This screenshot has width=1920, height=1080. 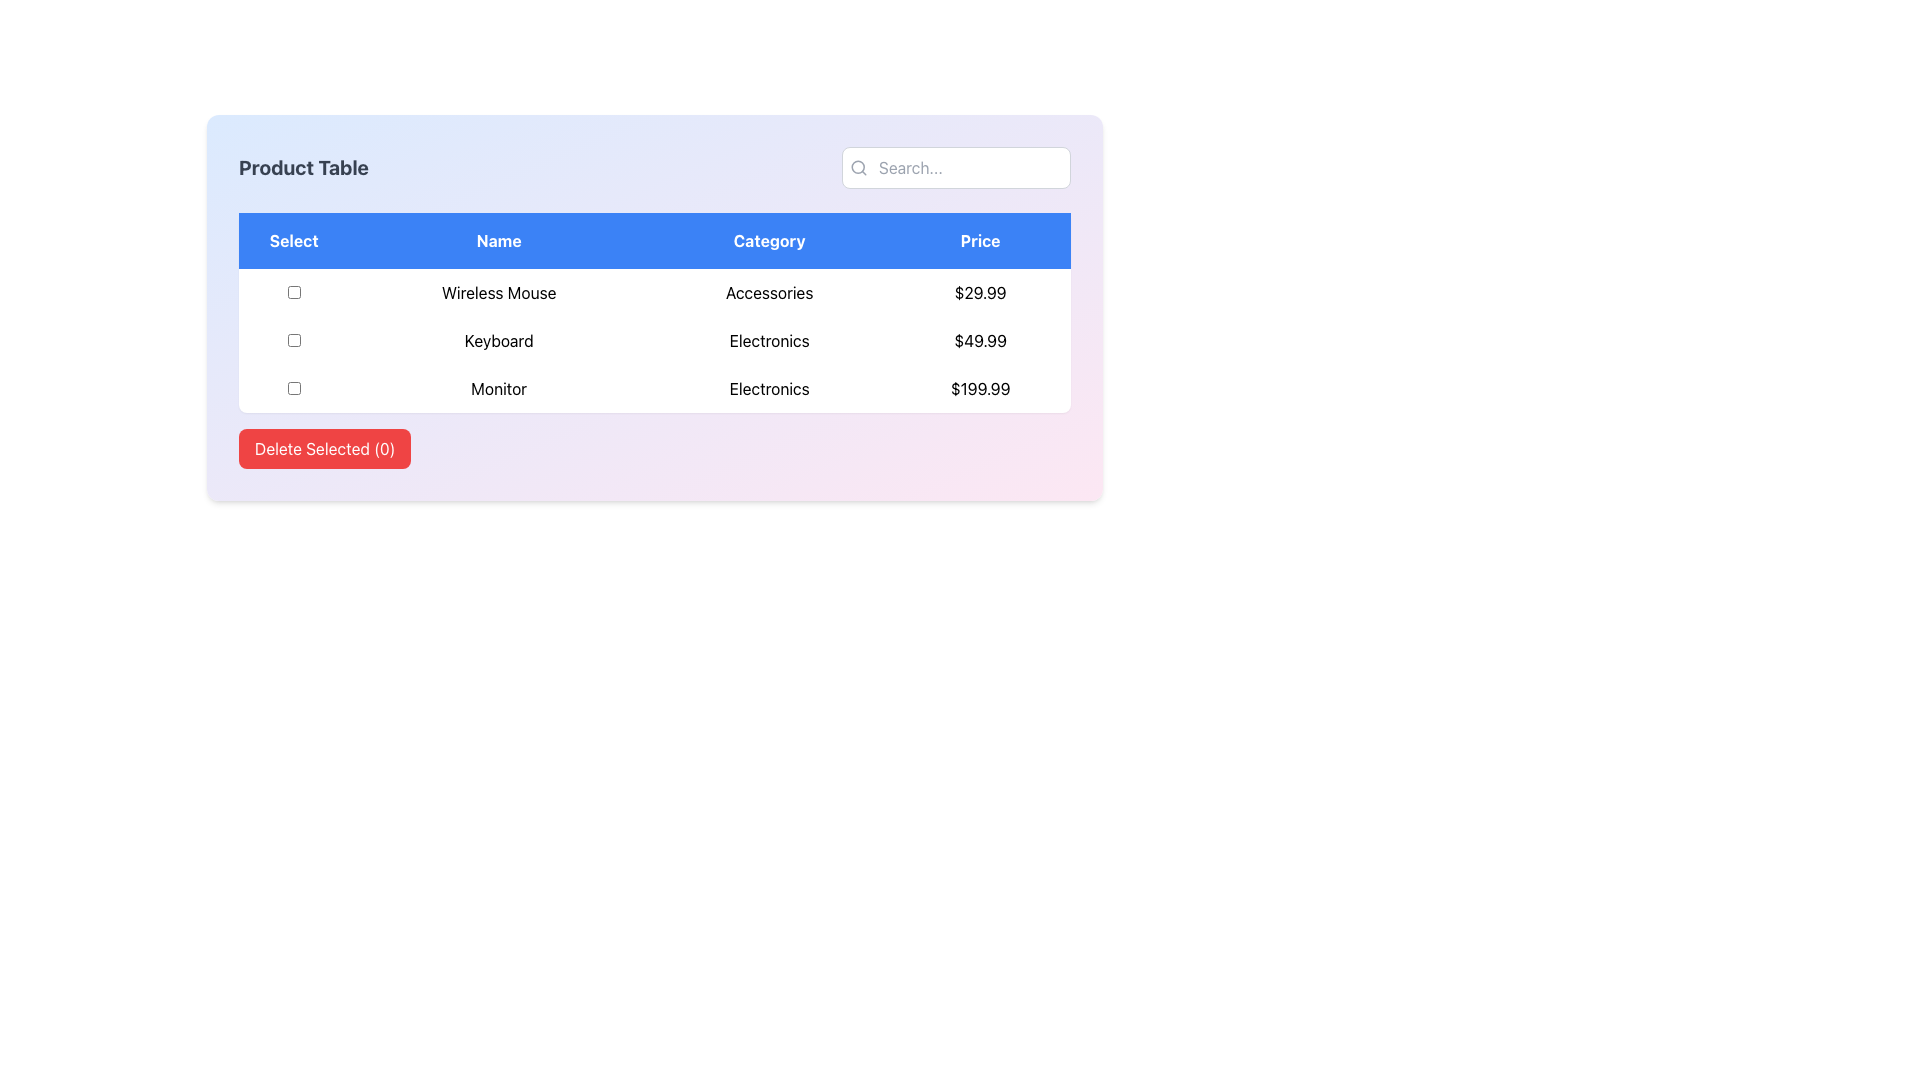 I want to click on the checkbox labeled 'Monitor' in the product table, so click(x=292, y=388).